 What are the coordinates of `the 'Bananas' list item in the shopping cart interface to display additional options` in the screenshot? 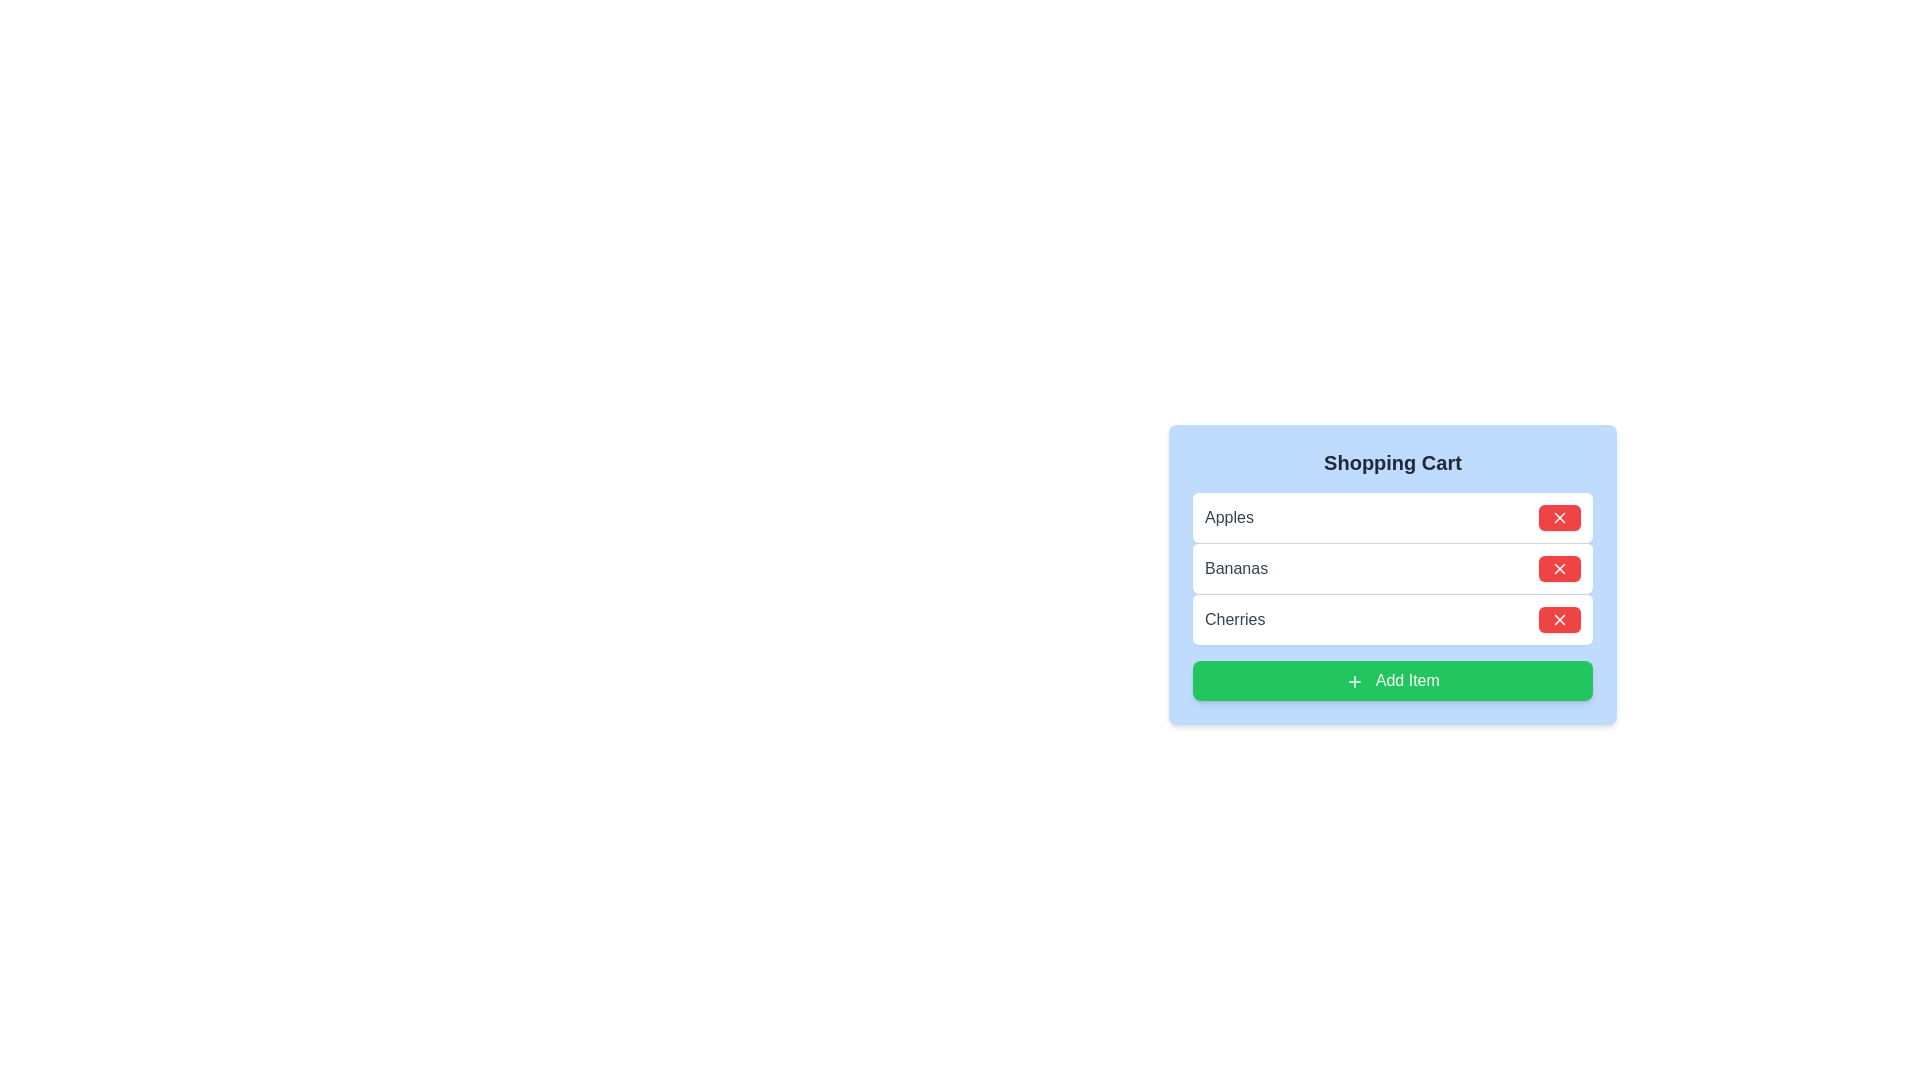 It's located at (1391, 574).